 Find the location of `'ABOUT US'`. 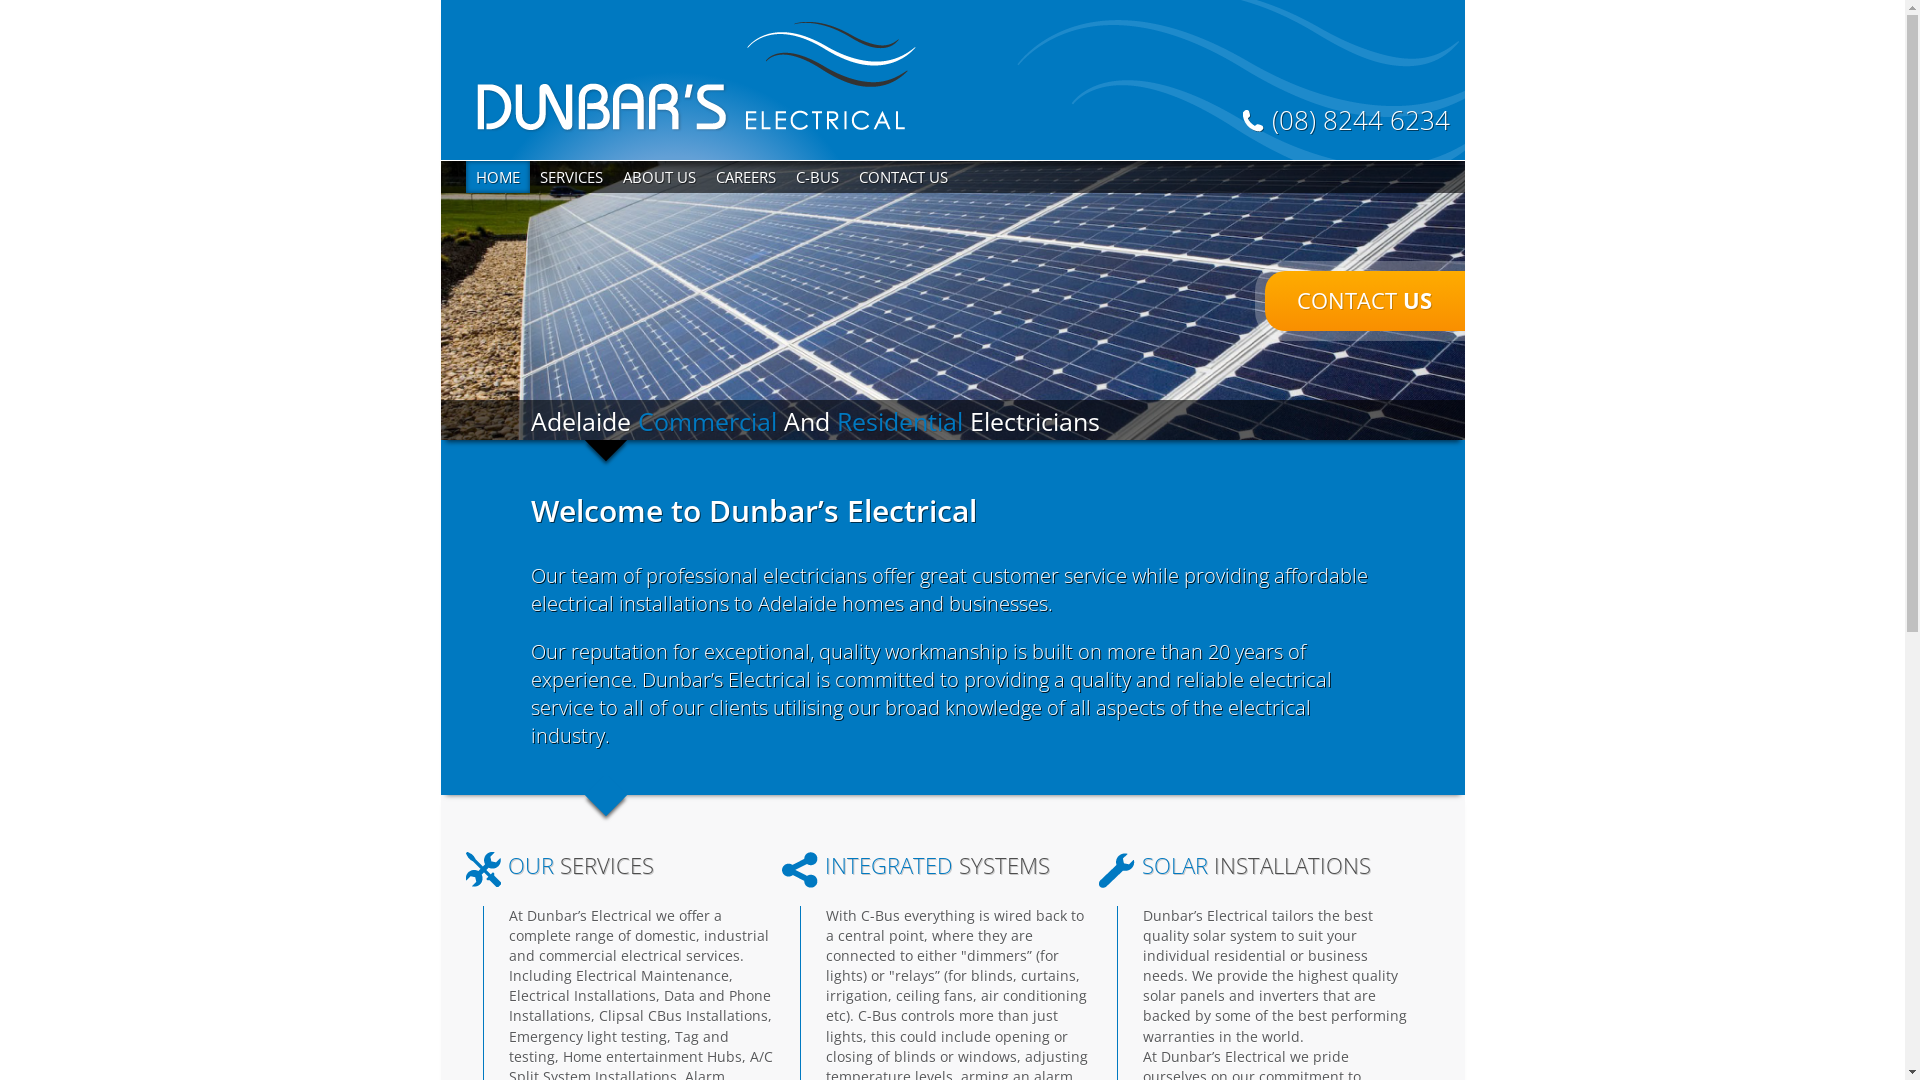

'ABOUT US' is located at coordinates (658, 176).